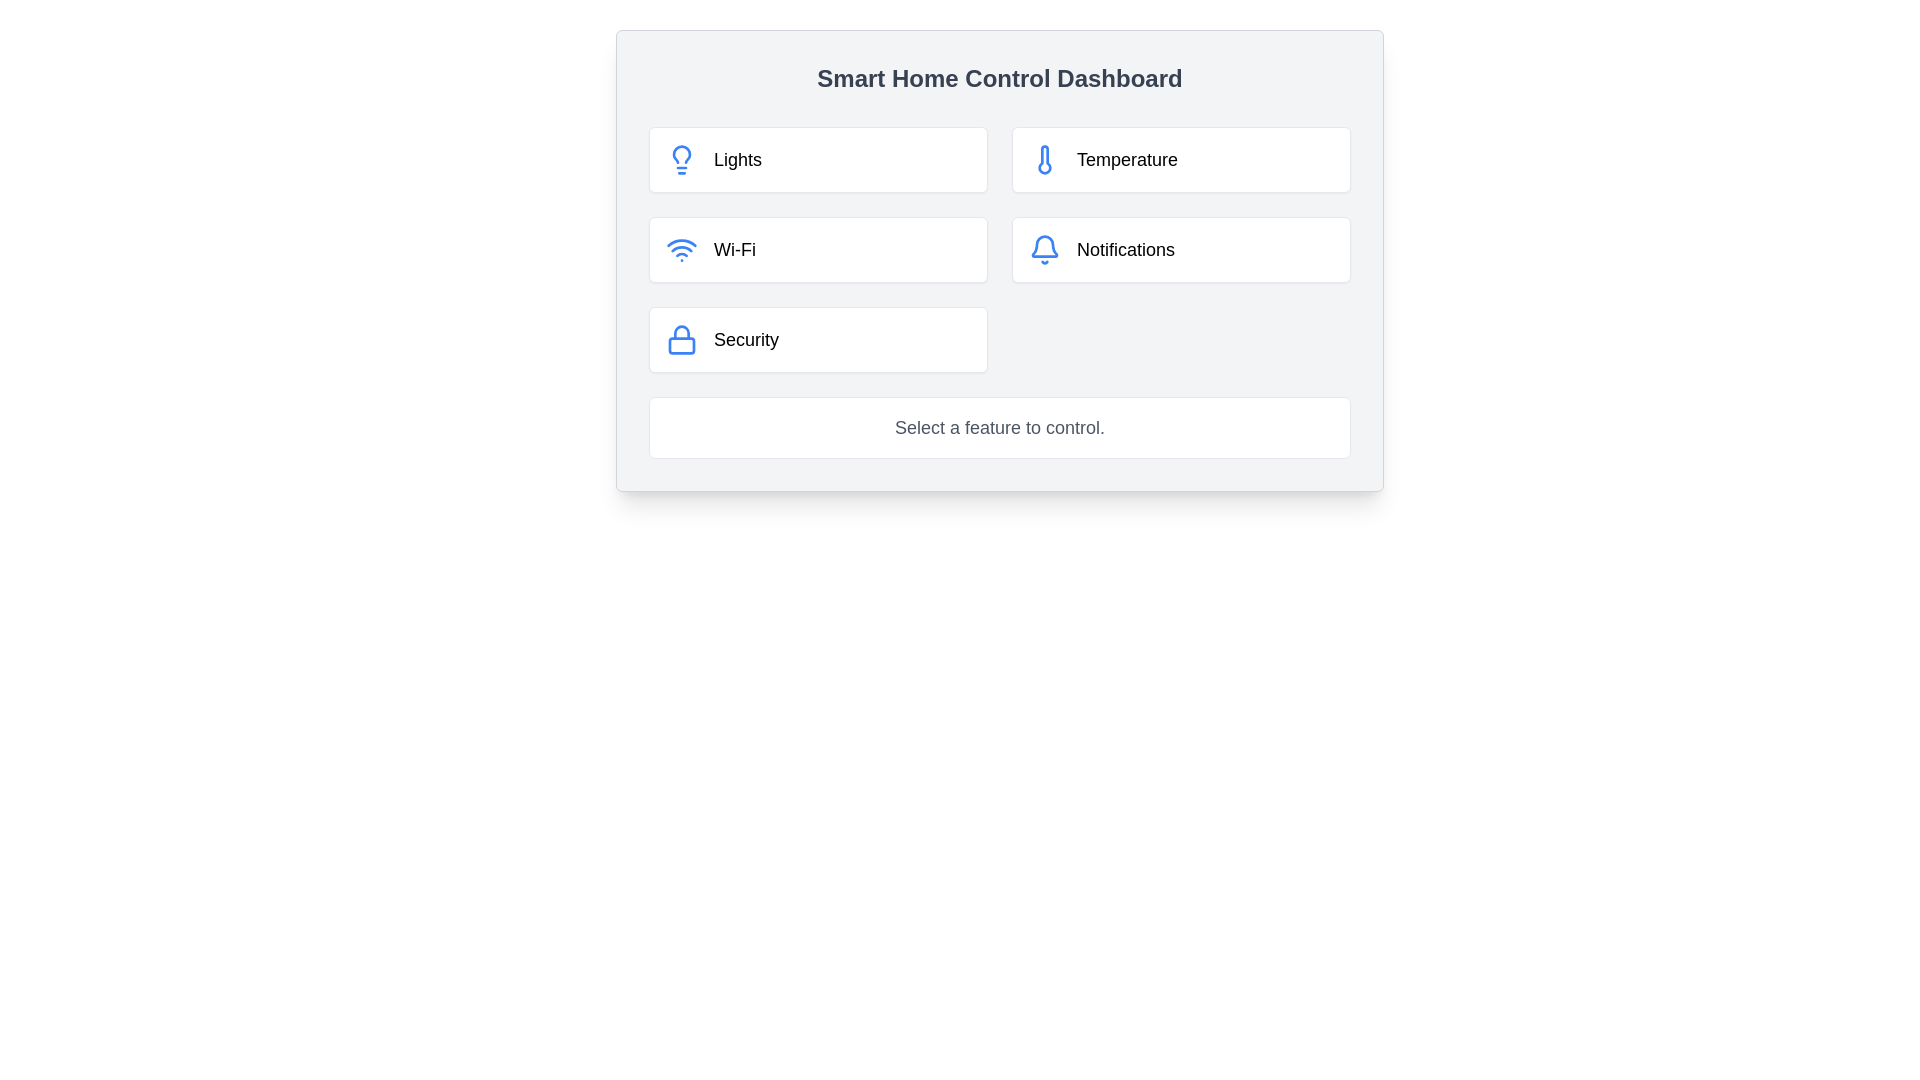 This screenshot has height=1080, width=1920. What do you see at coordinates (818, 249) in the screenshot?
I see `the Wi-Fi settings button located in the second row, first column of a 2x3 grid layout, beneath the 'Lights' element and to the left of the 'Notifications' element` at bounding box center [818, 249].